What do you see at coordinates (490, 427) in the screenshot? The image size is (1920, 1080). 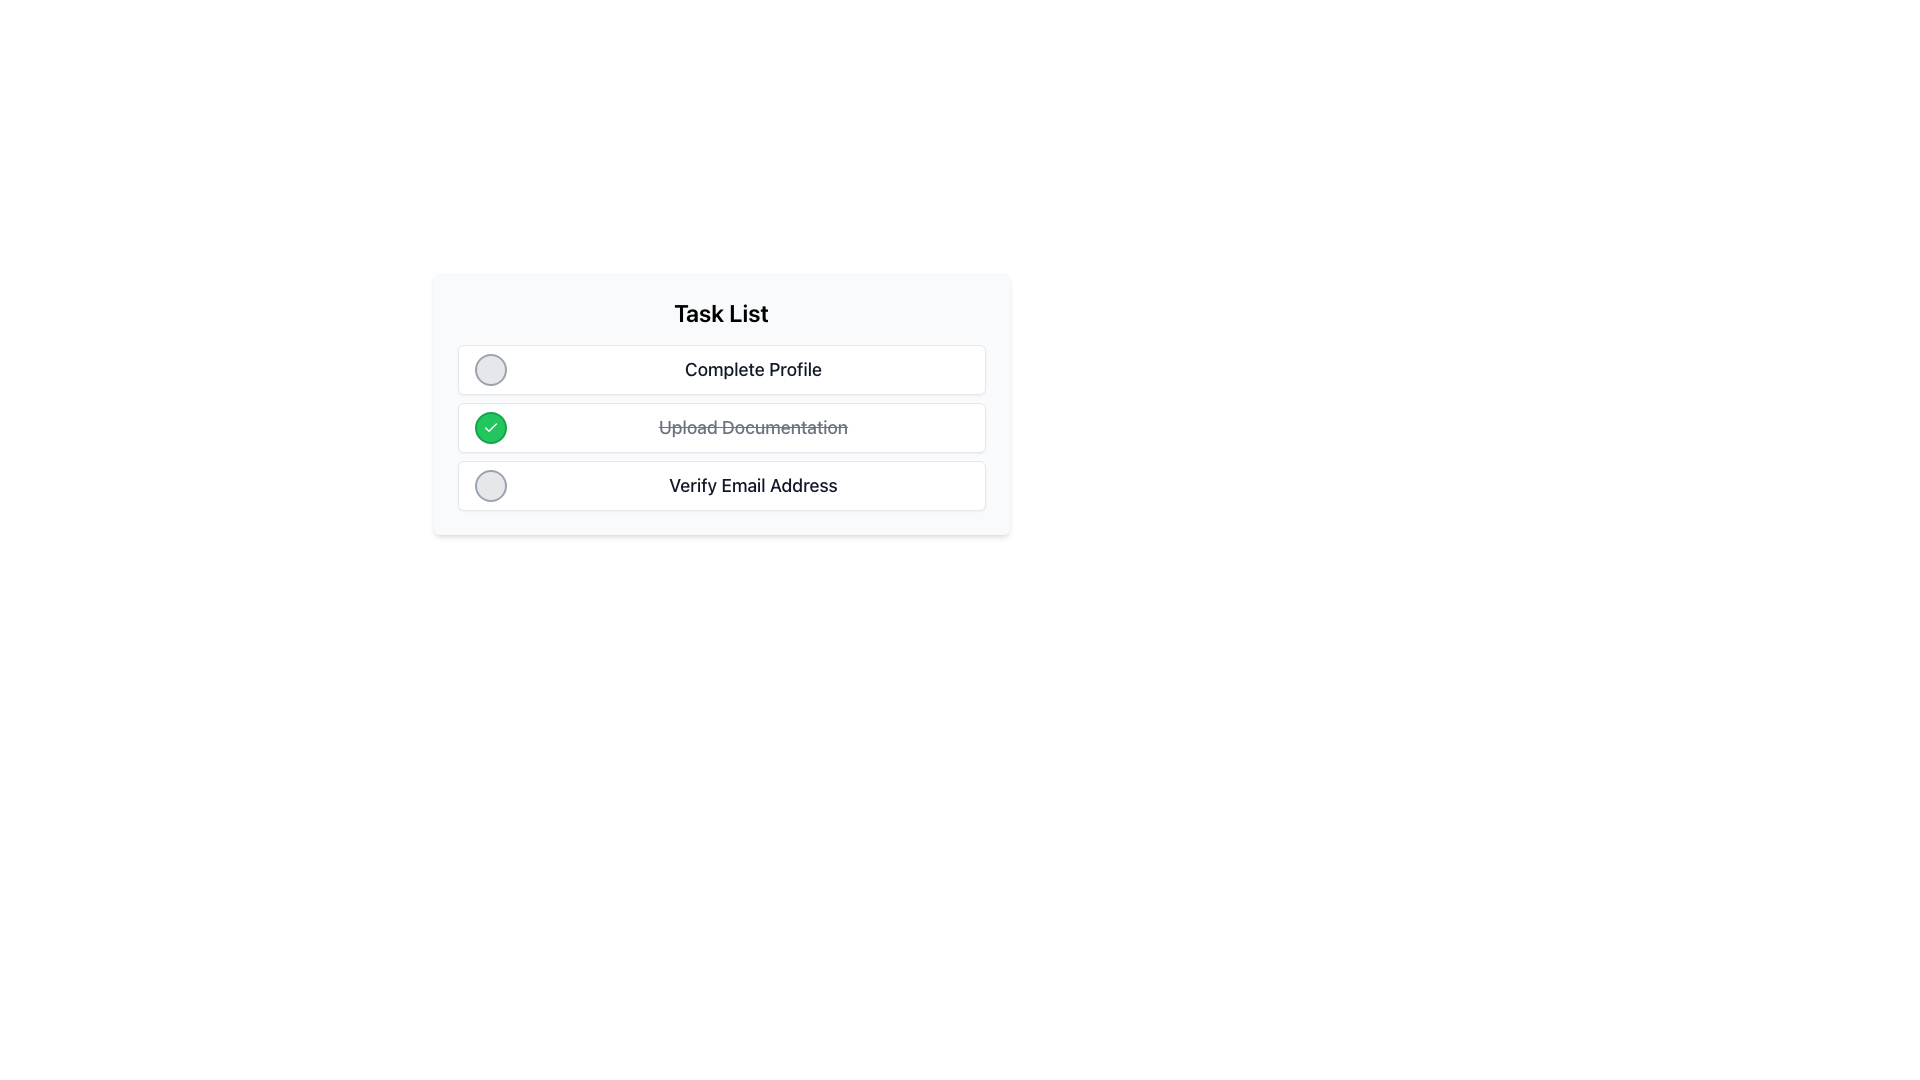 I see `the green circular button with a white checkmark icon, located on the left side of the row labeled 'Upload Documentation'` at bounding box center [490, 427].